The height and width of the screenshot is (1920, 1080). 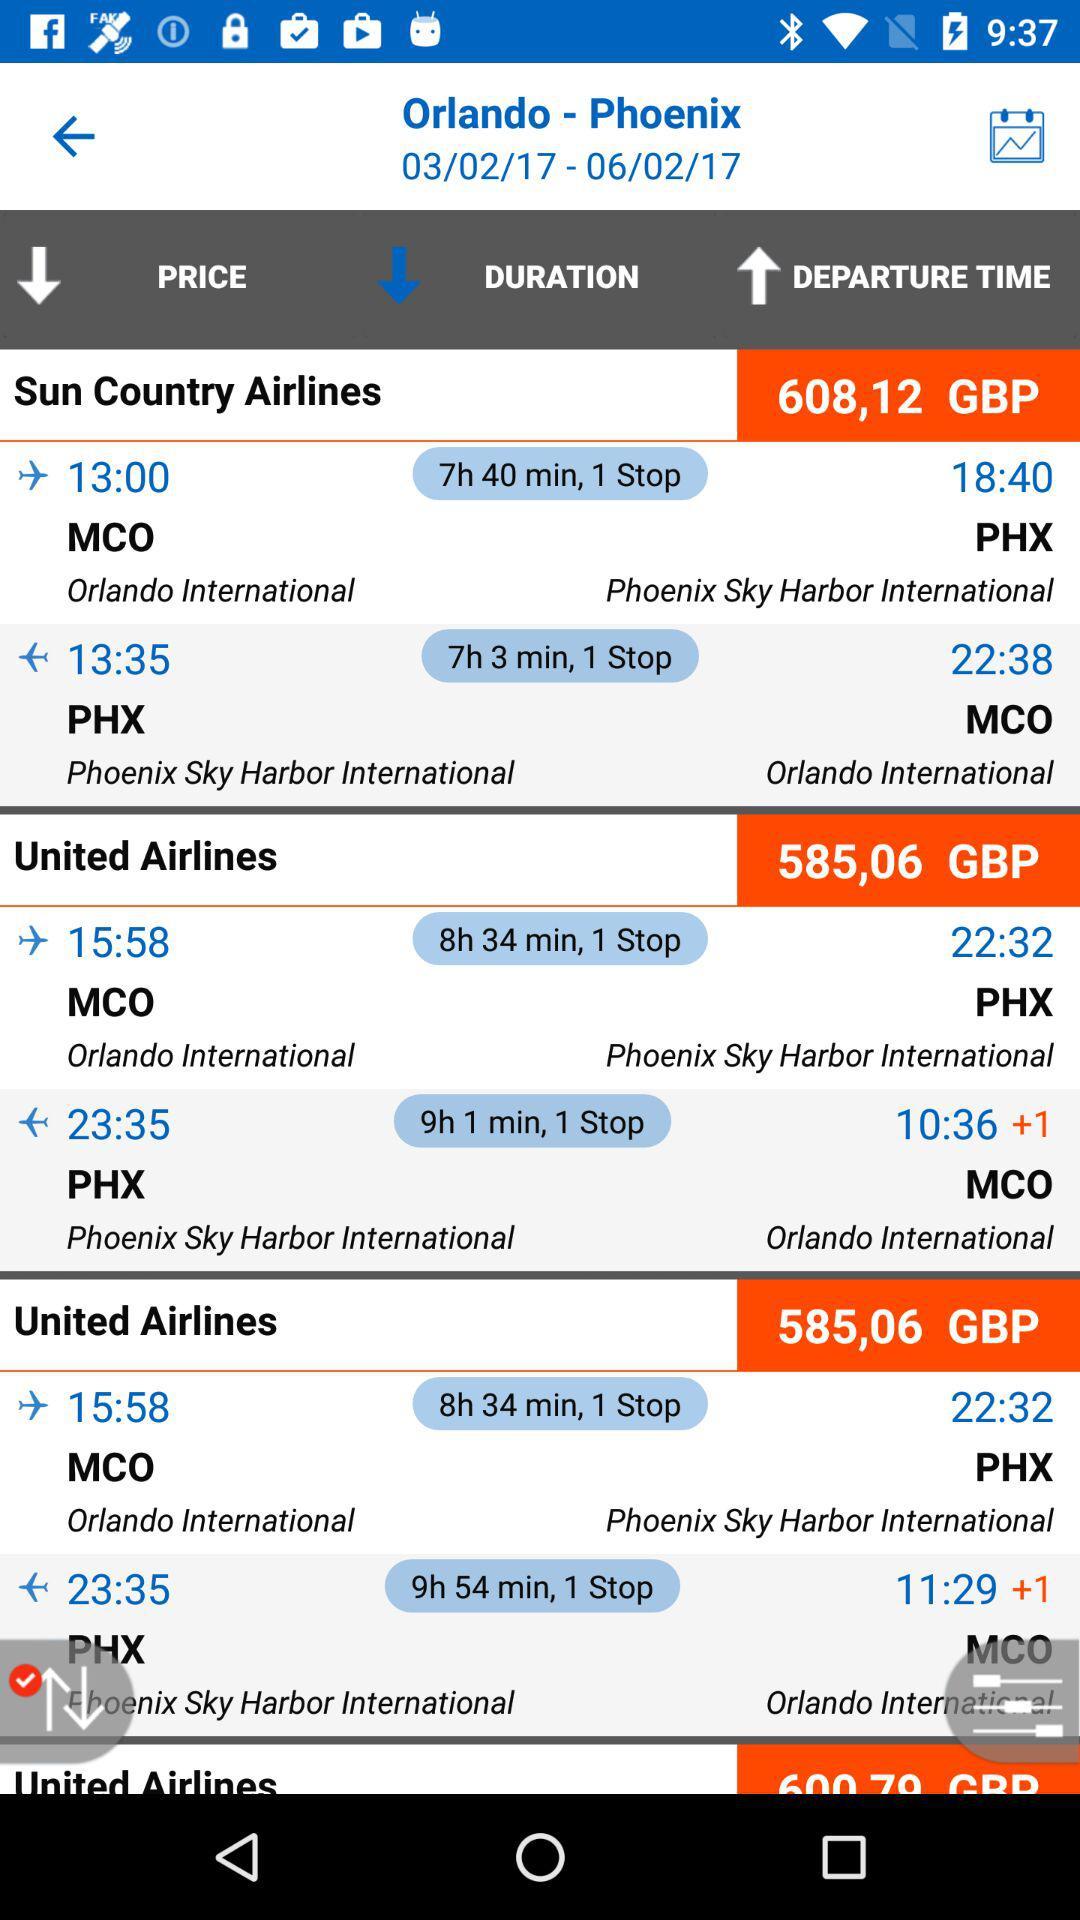 What do you see at coordinates (33, 1621) in the screenshot?
I see `icon next to the 23:35` at bounding box center [33, 1621].